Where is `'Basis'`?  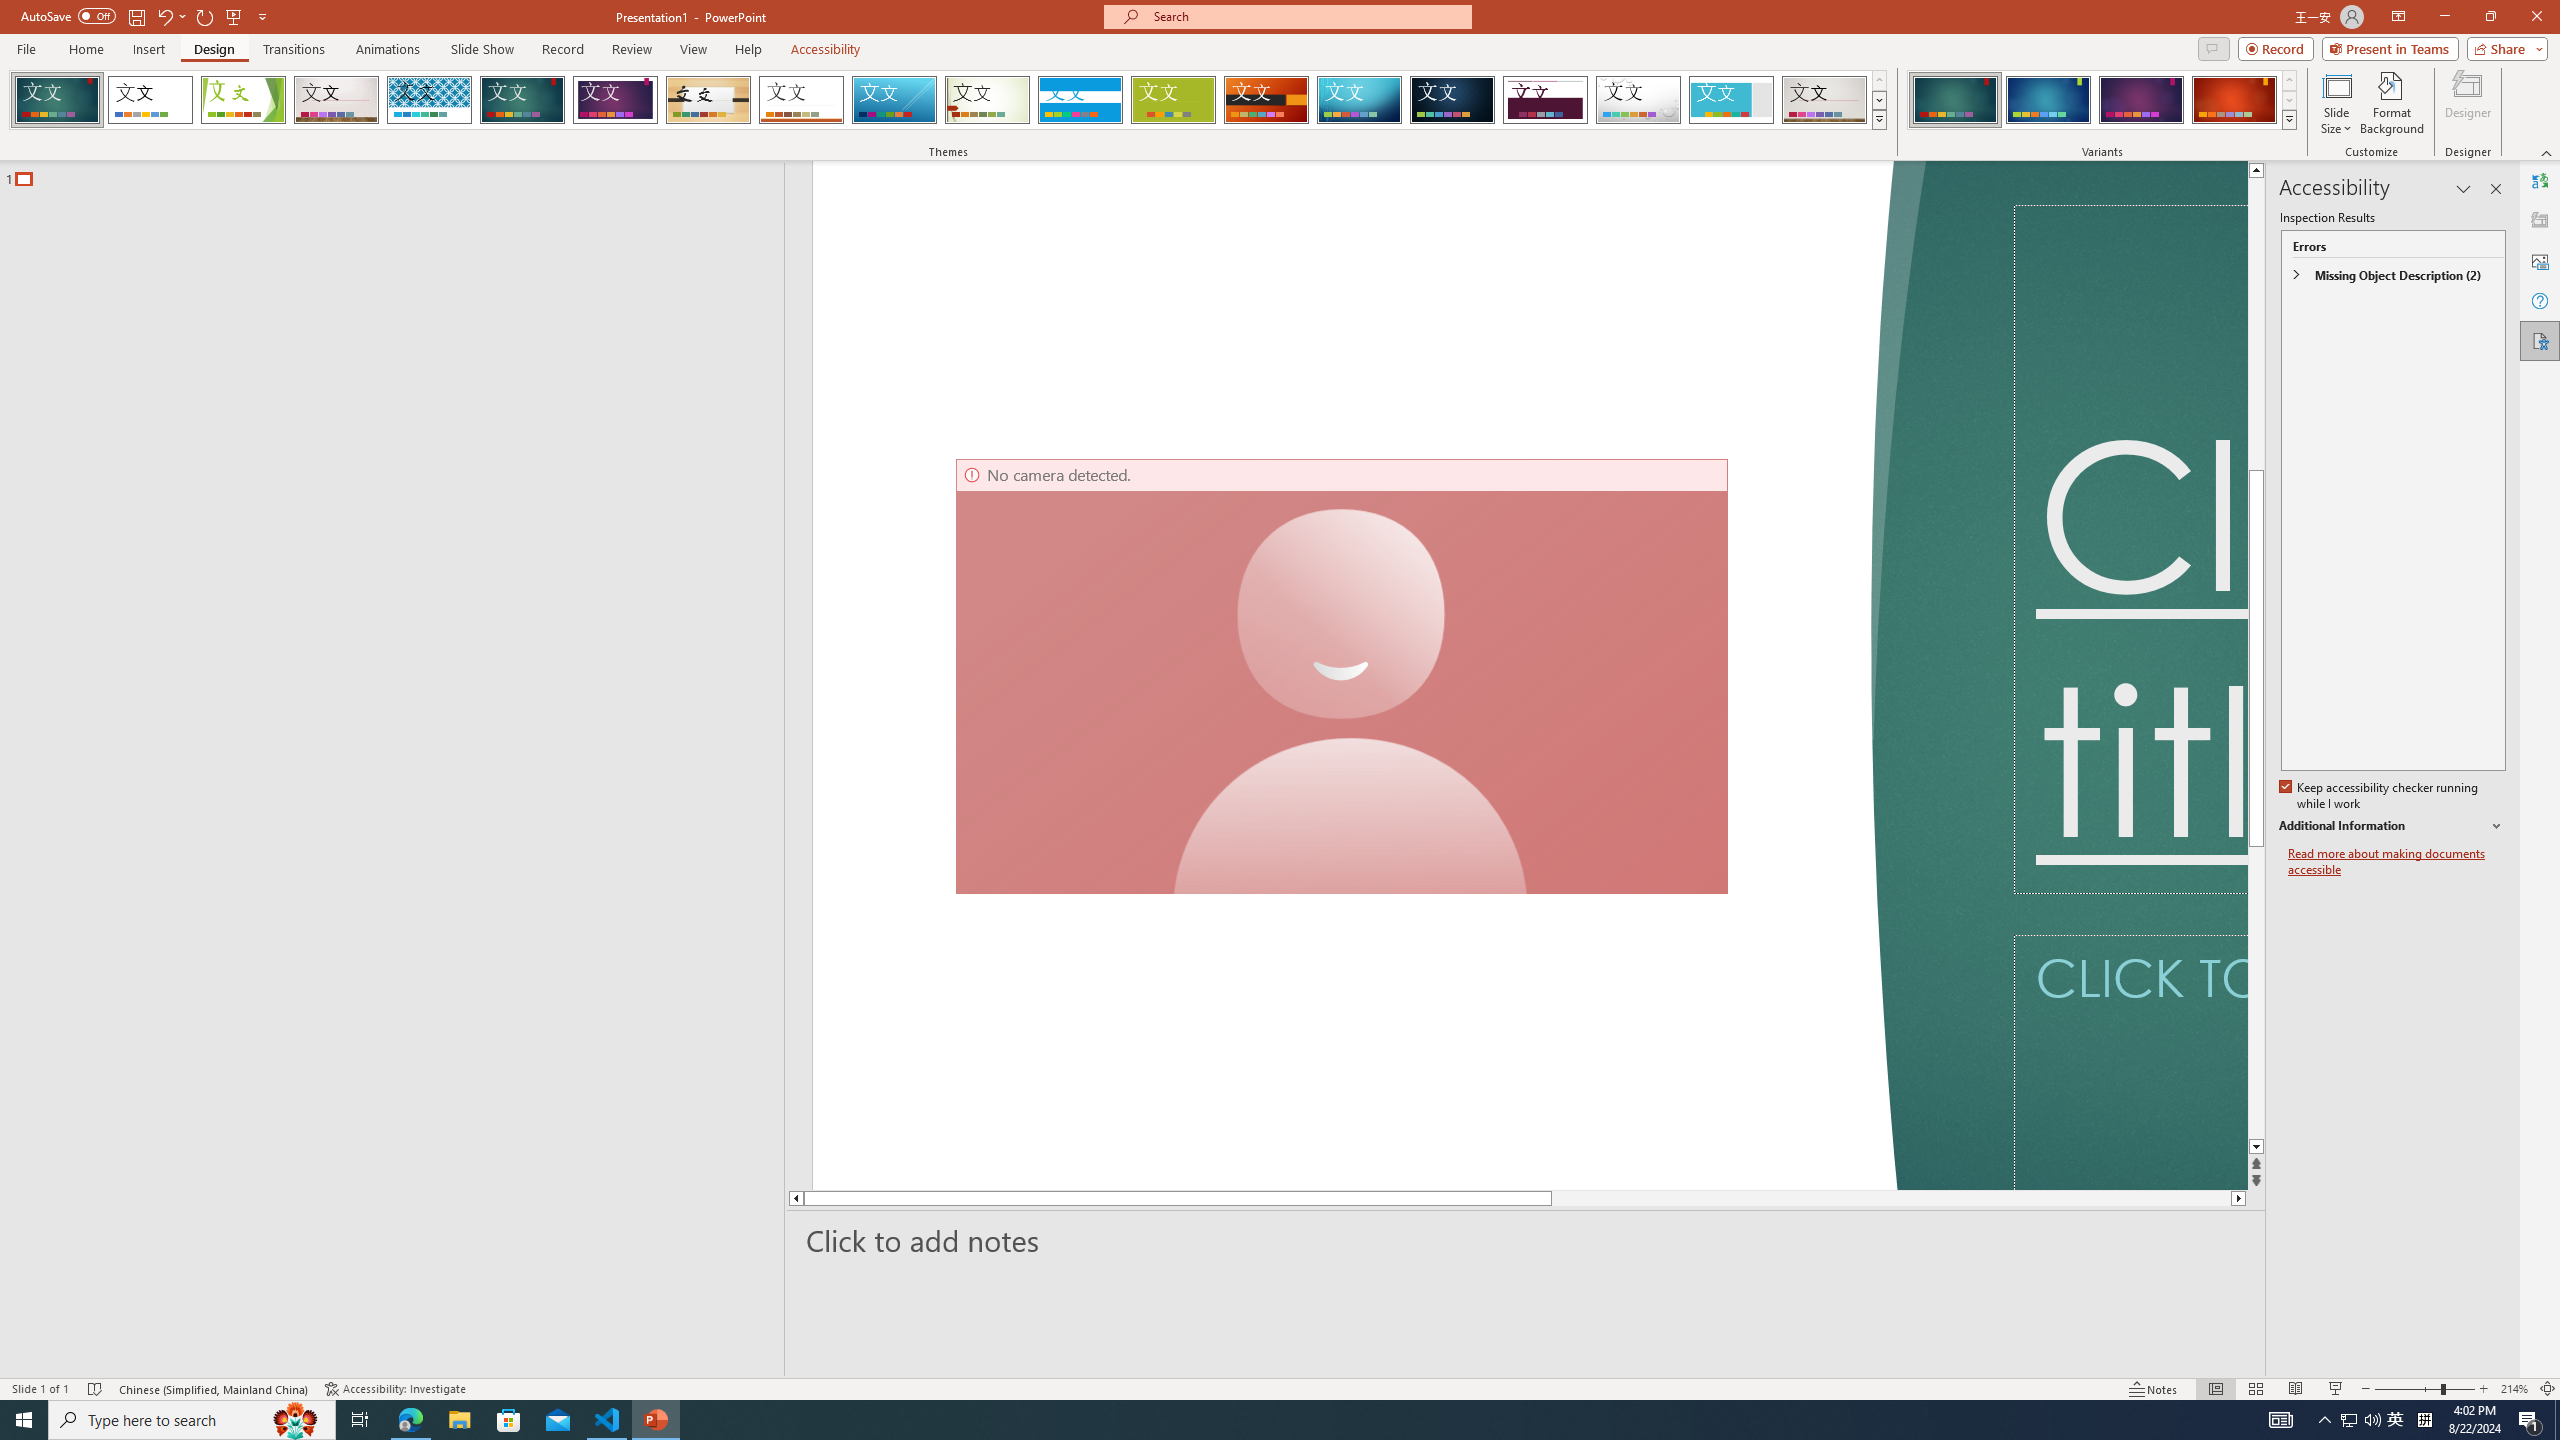 'Basis' is located at coordinates (1173, 99).